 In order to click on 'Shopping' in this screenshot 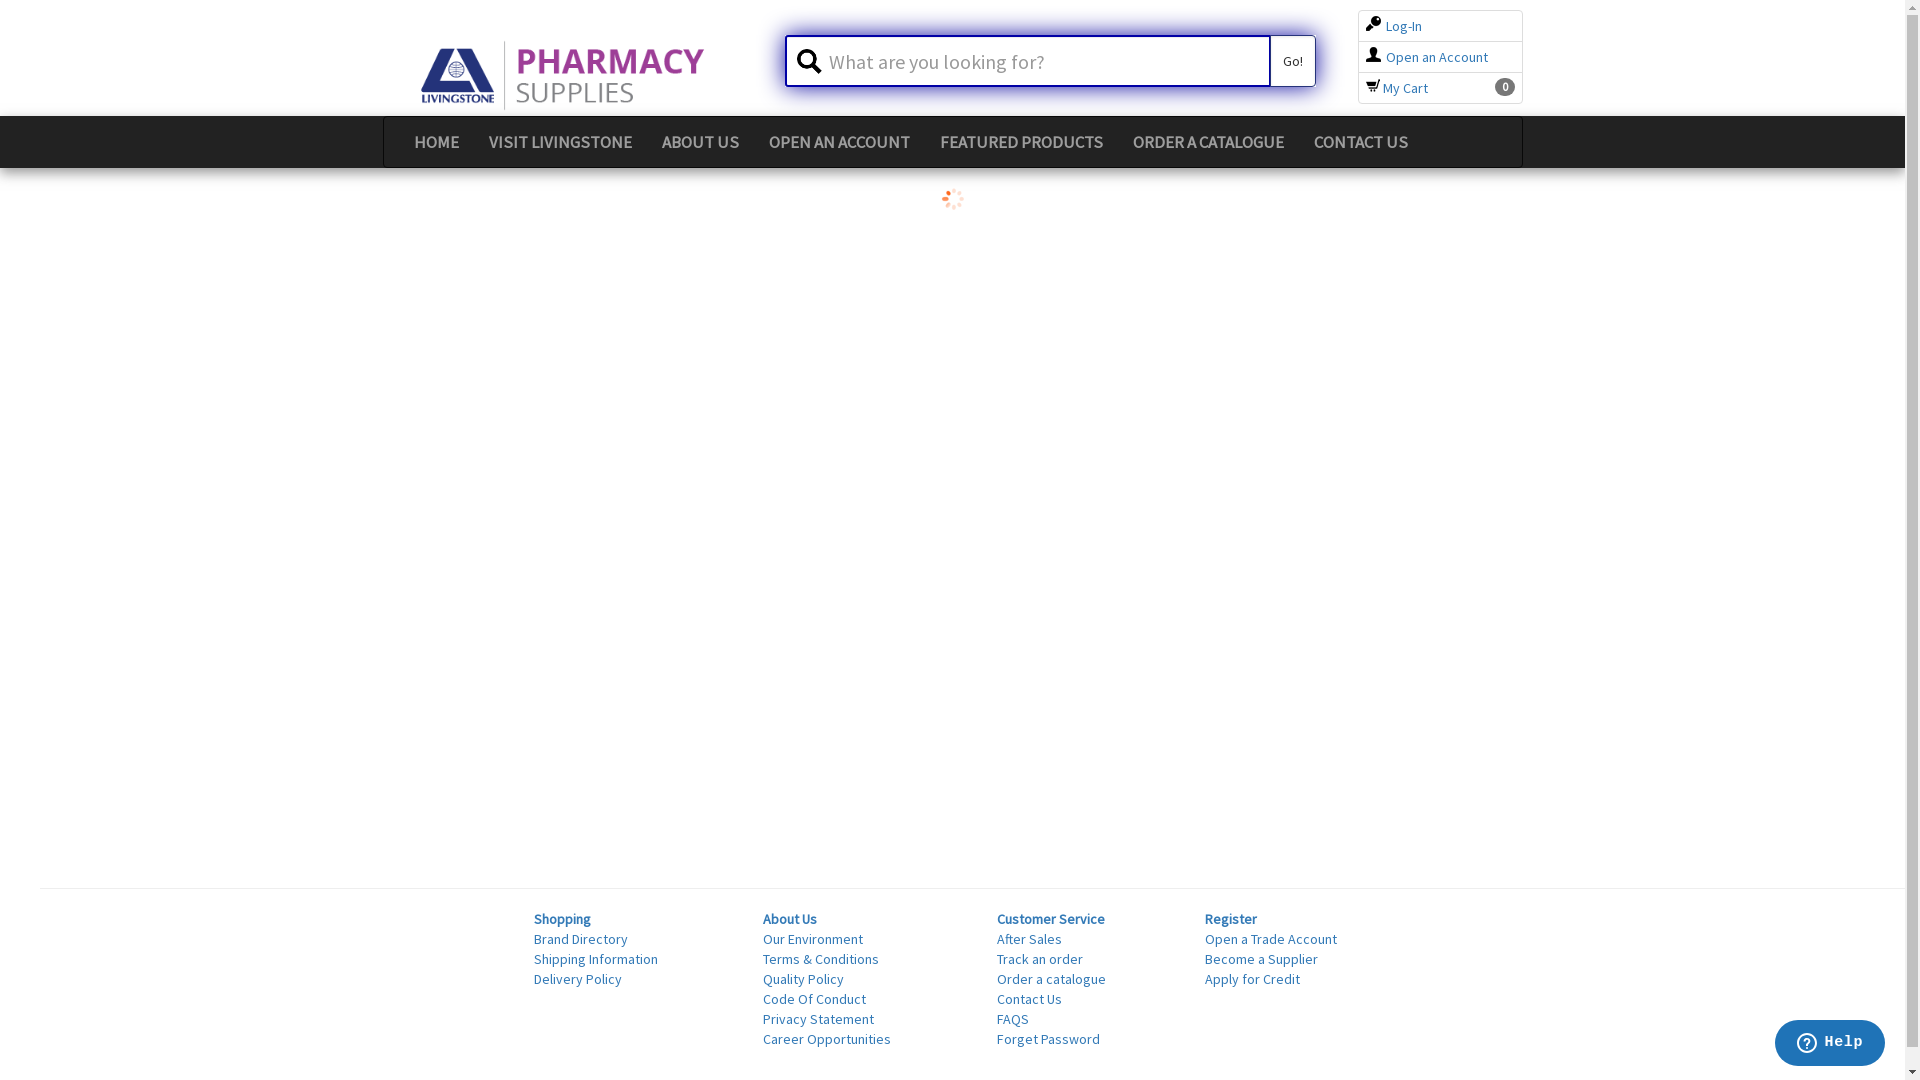, I will do `click(561, 918)`.